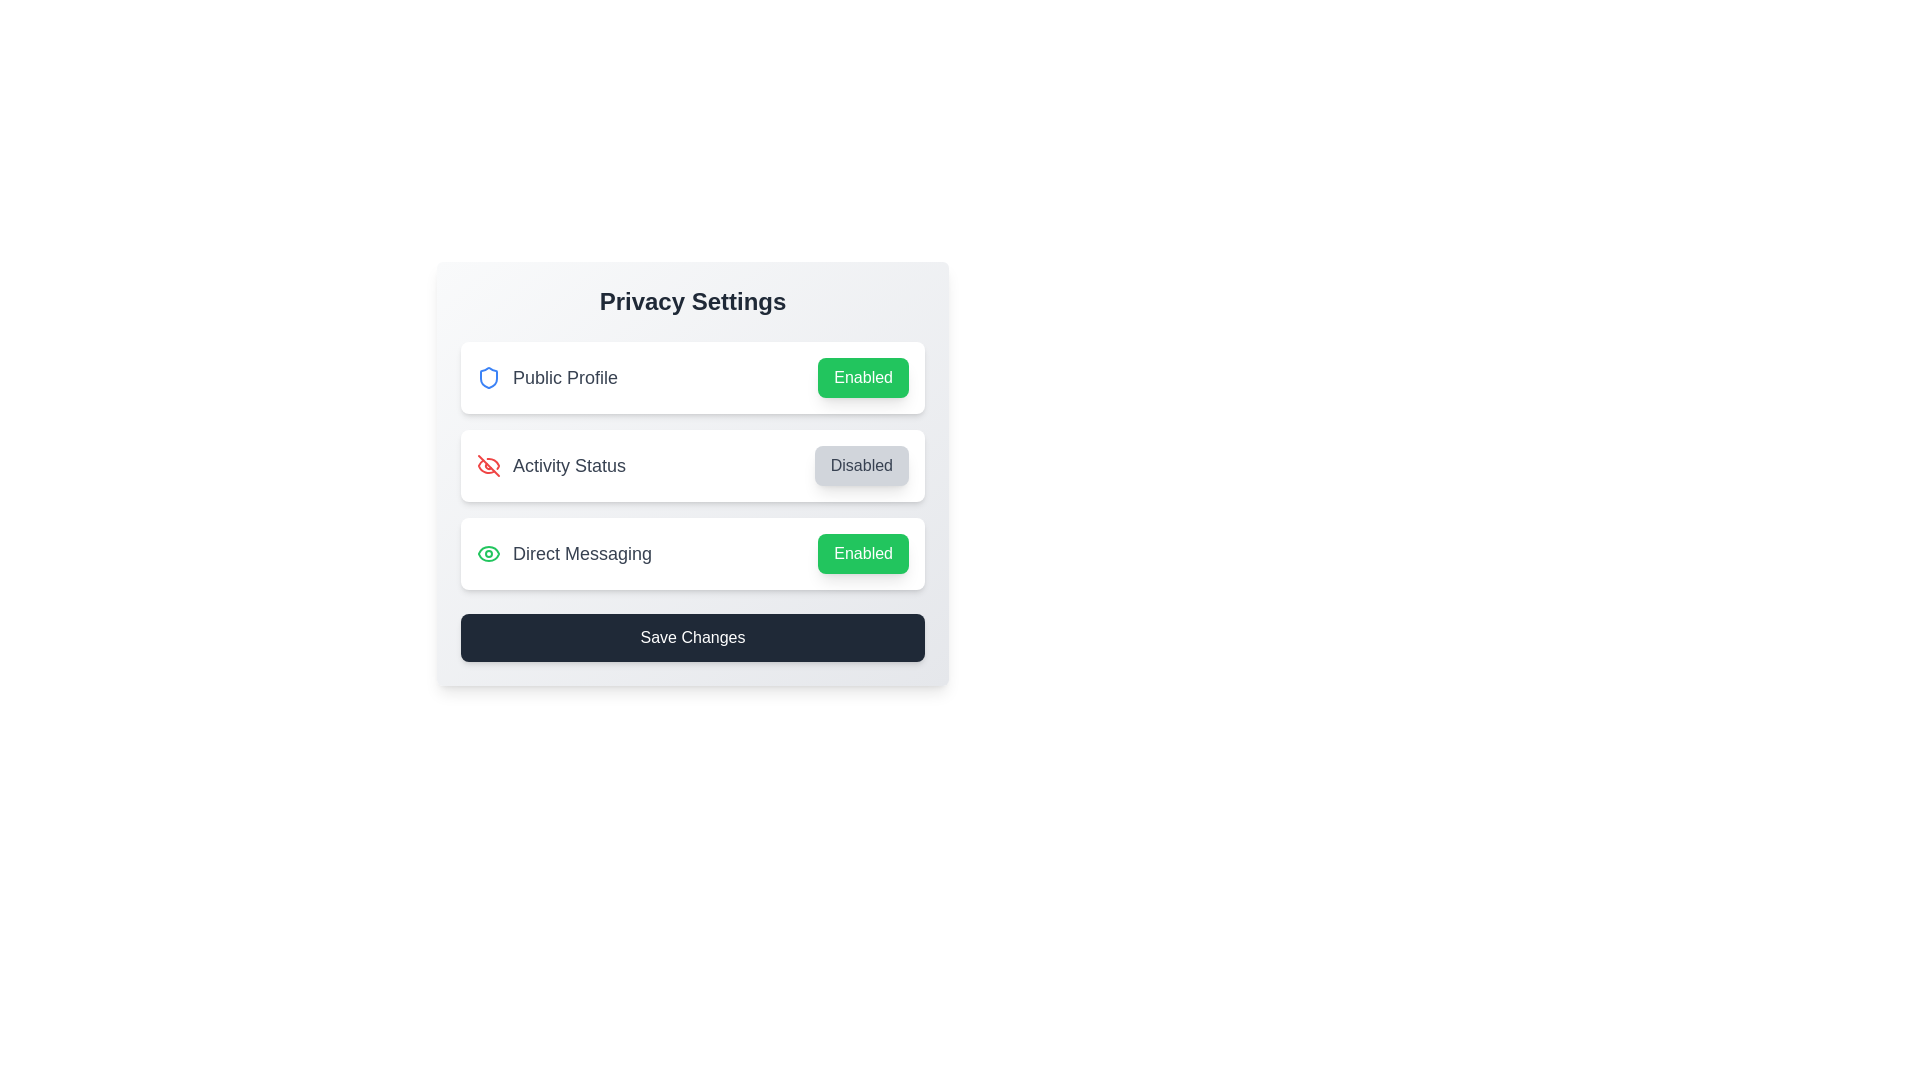 The height and width of the screenshot is (1080, 1920). I want to click on the 'Save Changes' button to save the settings, so click(692, 637).